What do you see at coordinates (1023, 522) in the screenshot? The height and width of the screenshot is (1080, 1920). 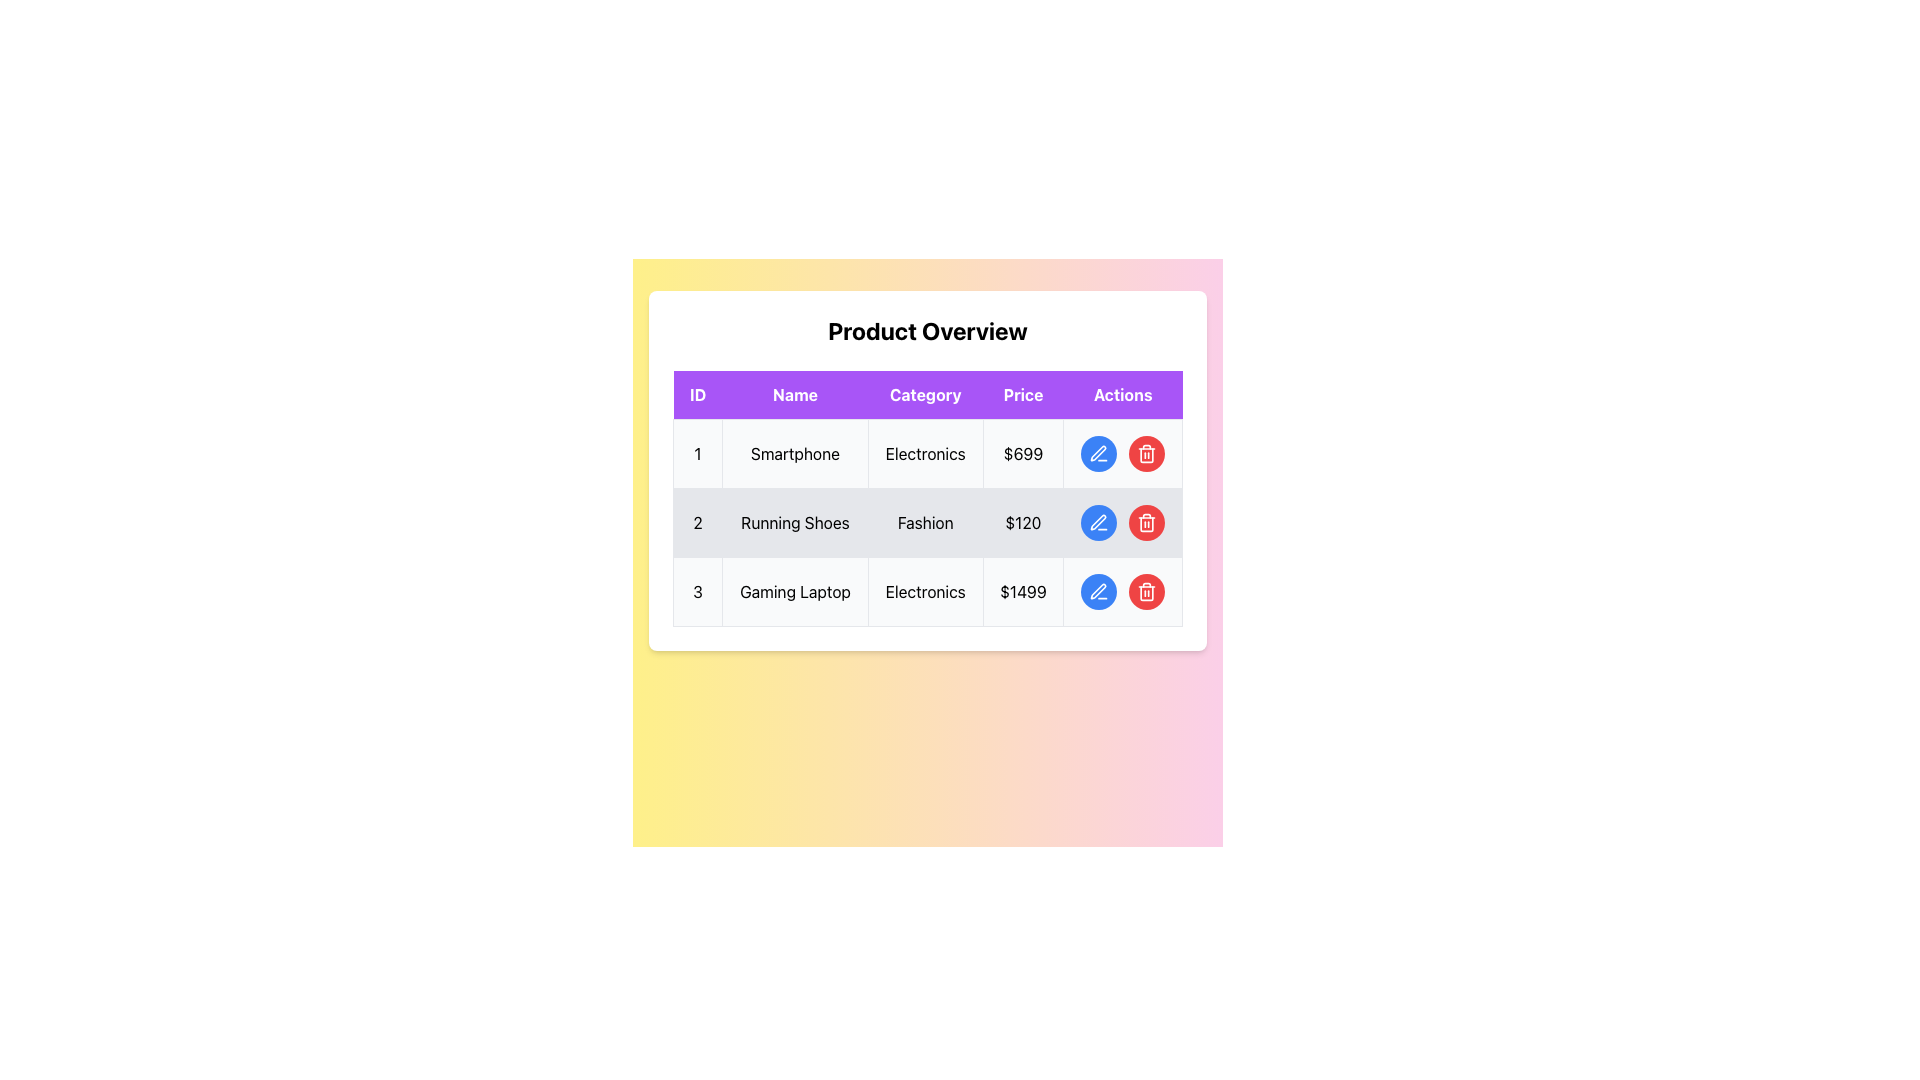 I see `the price cell in the second row of the table, which is located between the 'Fashion' category cell and the actions column` at bounding box center [1023, 522].